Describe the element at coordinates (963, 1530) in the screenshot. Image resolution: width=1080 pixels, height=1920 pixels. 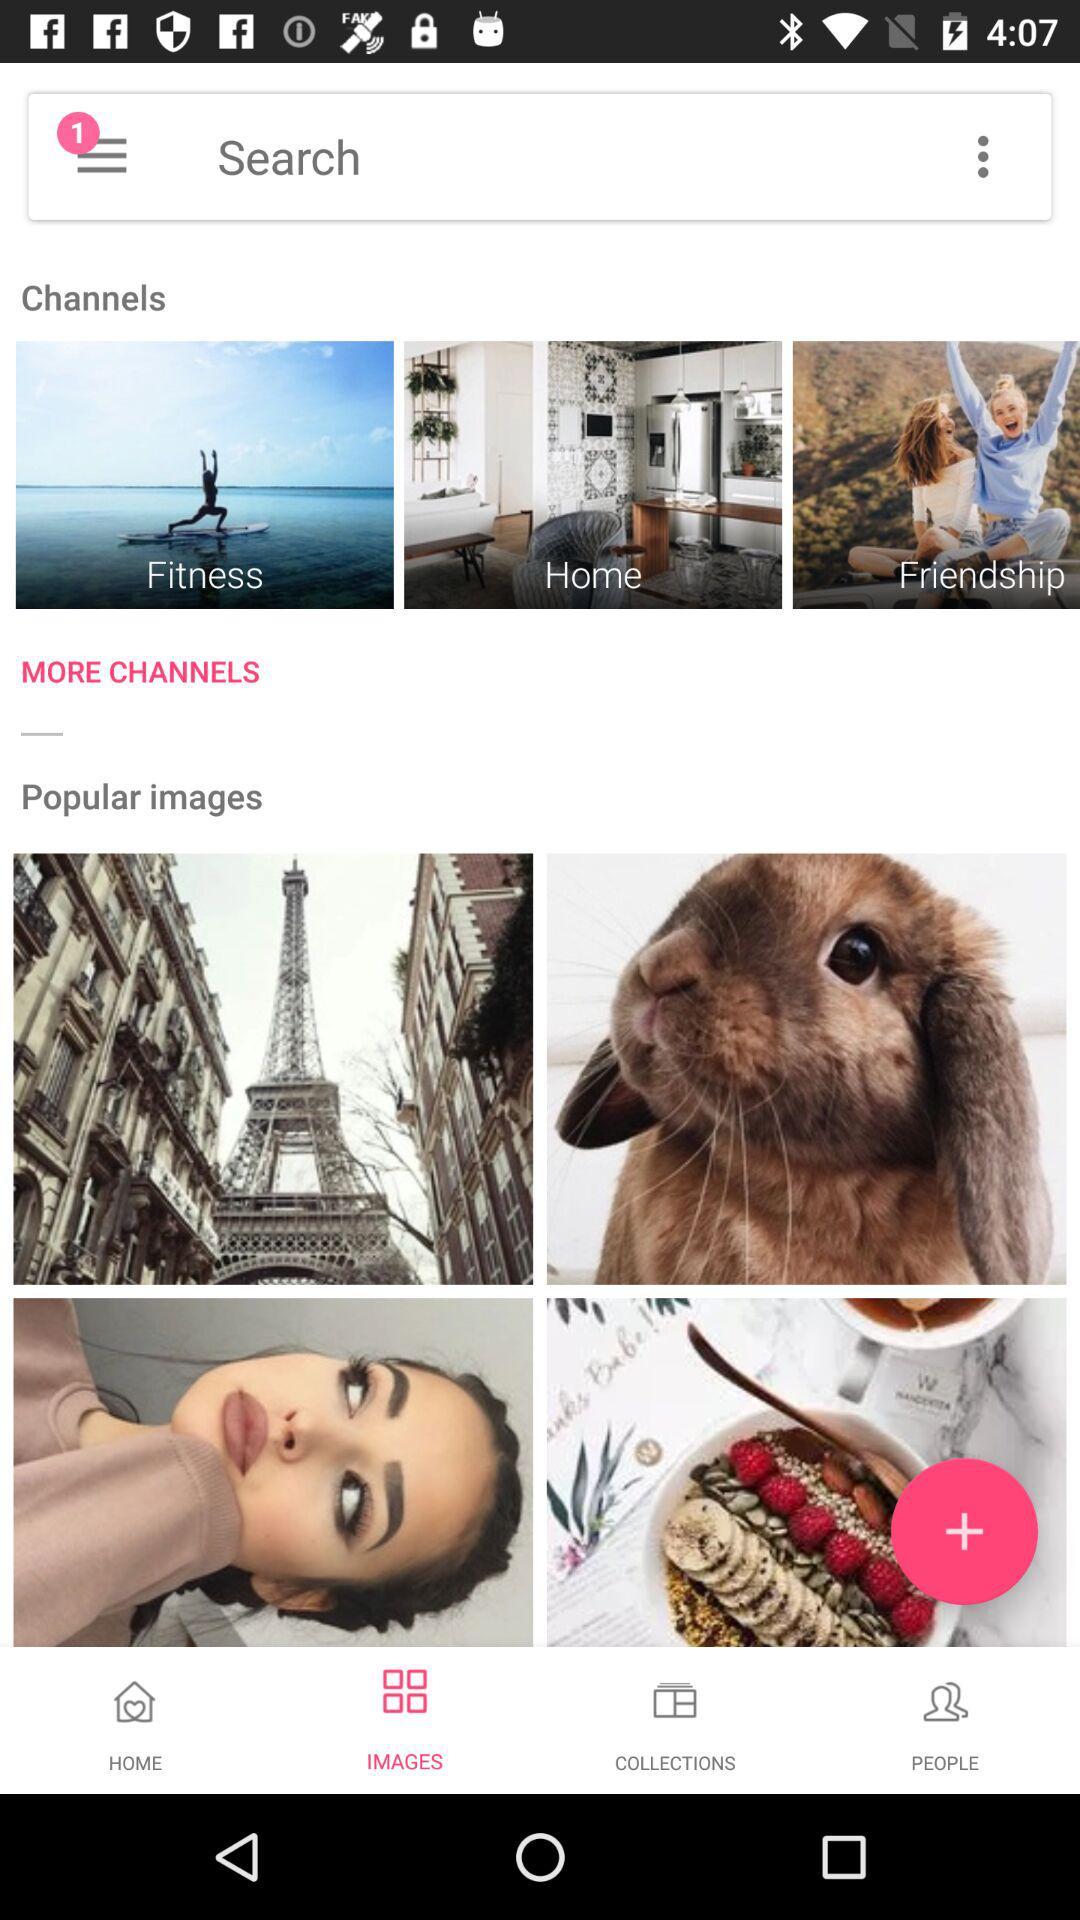
I see `the add icon` at that location.